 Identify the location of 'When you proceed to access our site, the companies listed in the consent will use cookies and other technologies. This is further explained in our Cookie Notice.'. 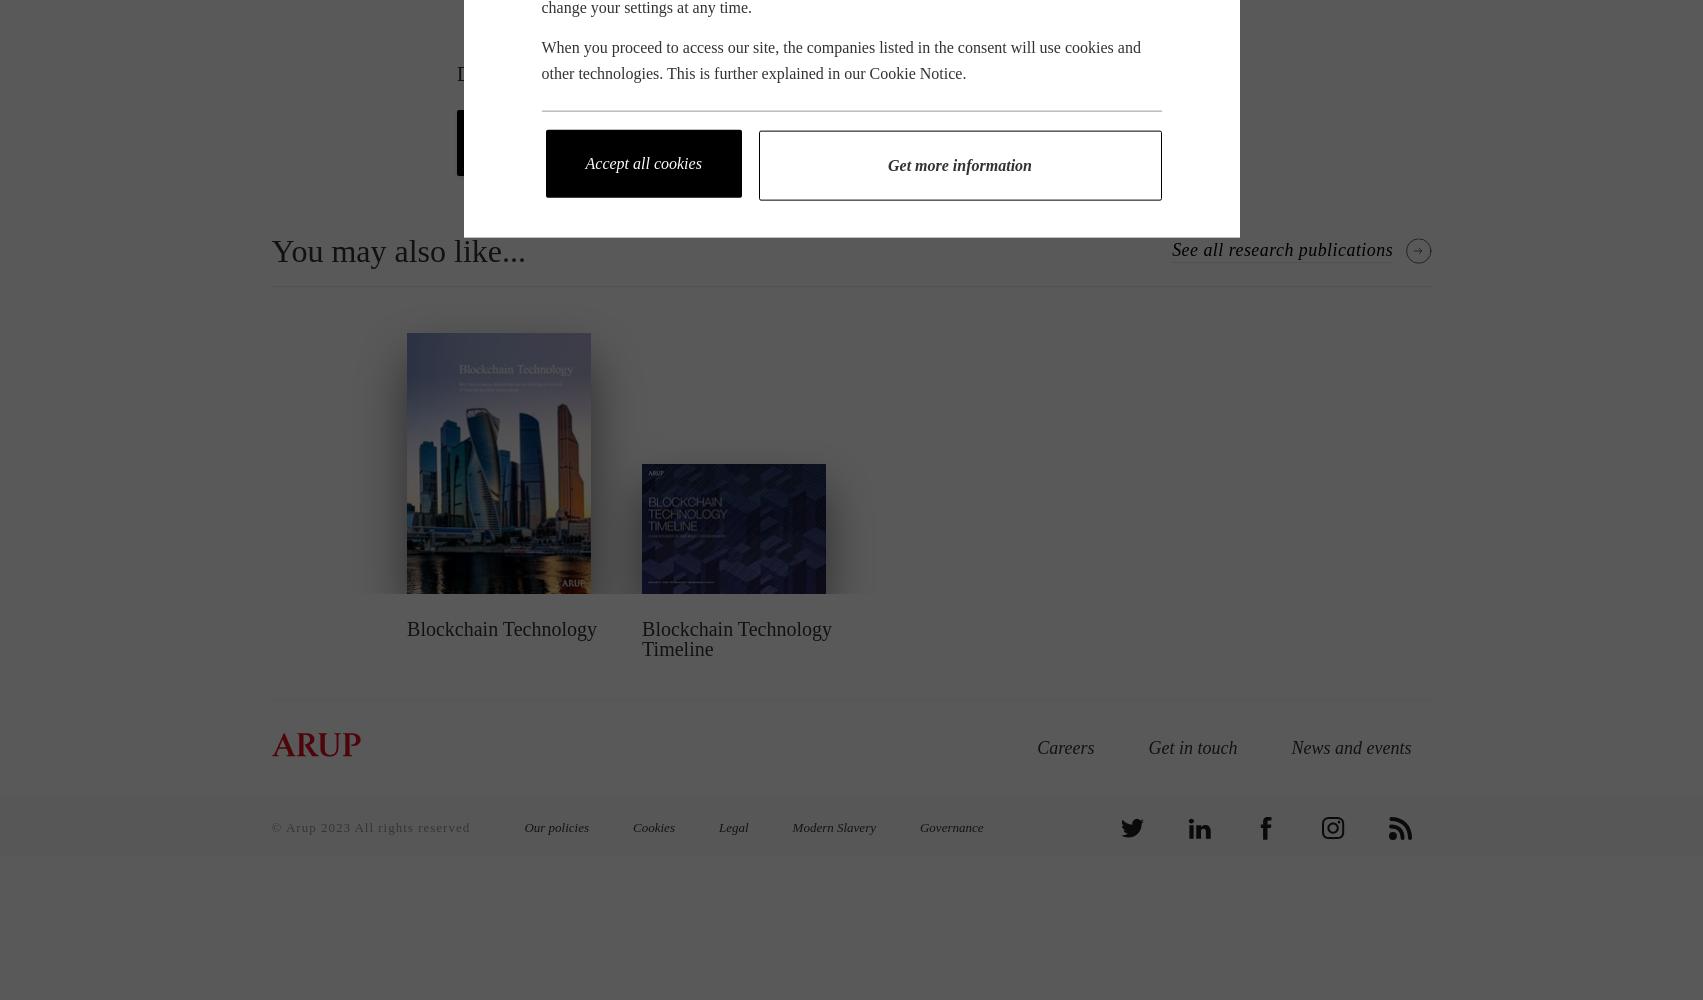
(840, 59).